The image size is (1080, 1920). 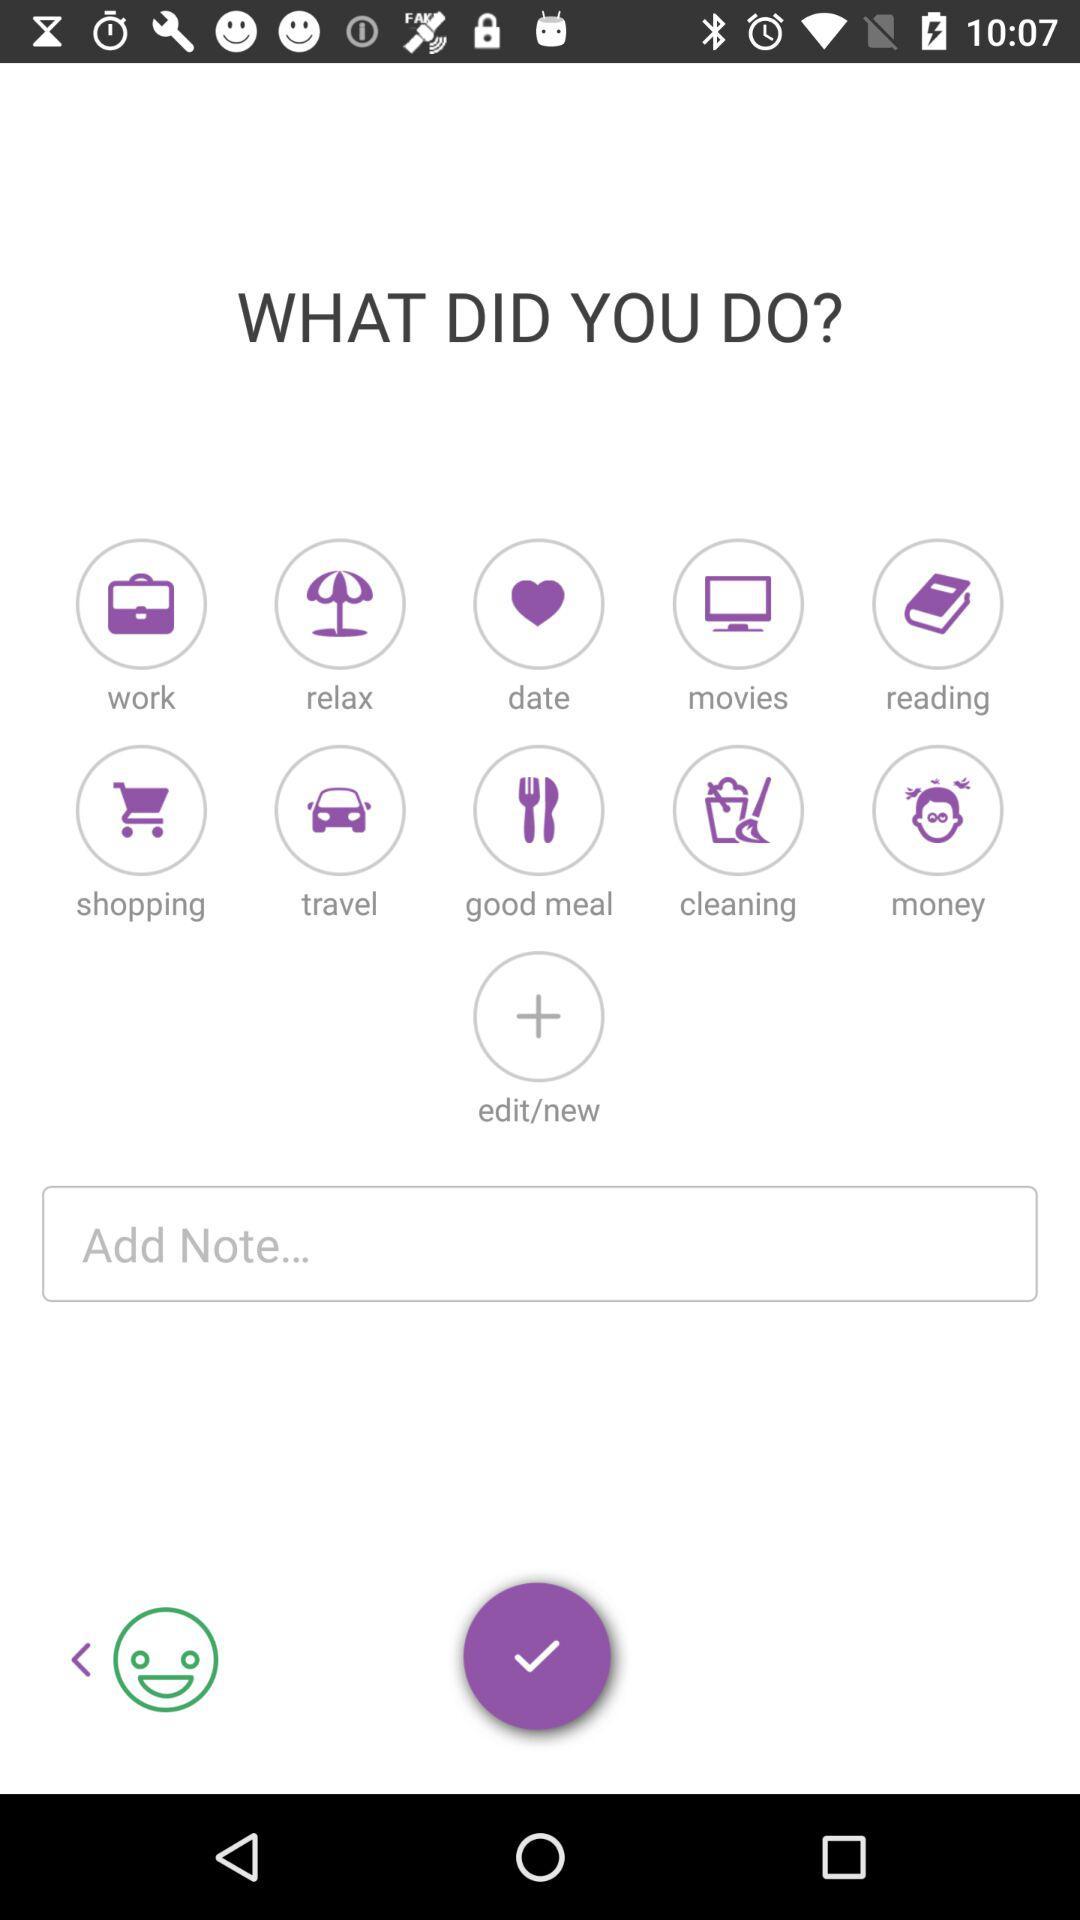 I want to click on where you went, so click(x=339, y=810).